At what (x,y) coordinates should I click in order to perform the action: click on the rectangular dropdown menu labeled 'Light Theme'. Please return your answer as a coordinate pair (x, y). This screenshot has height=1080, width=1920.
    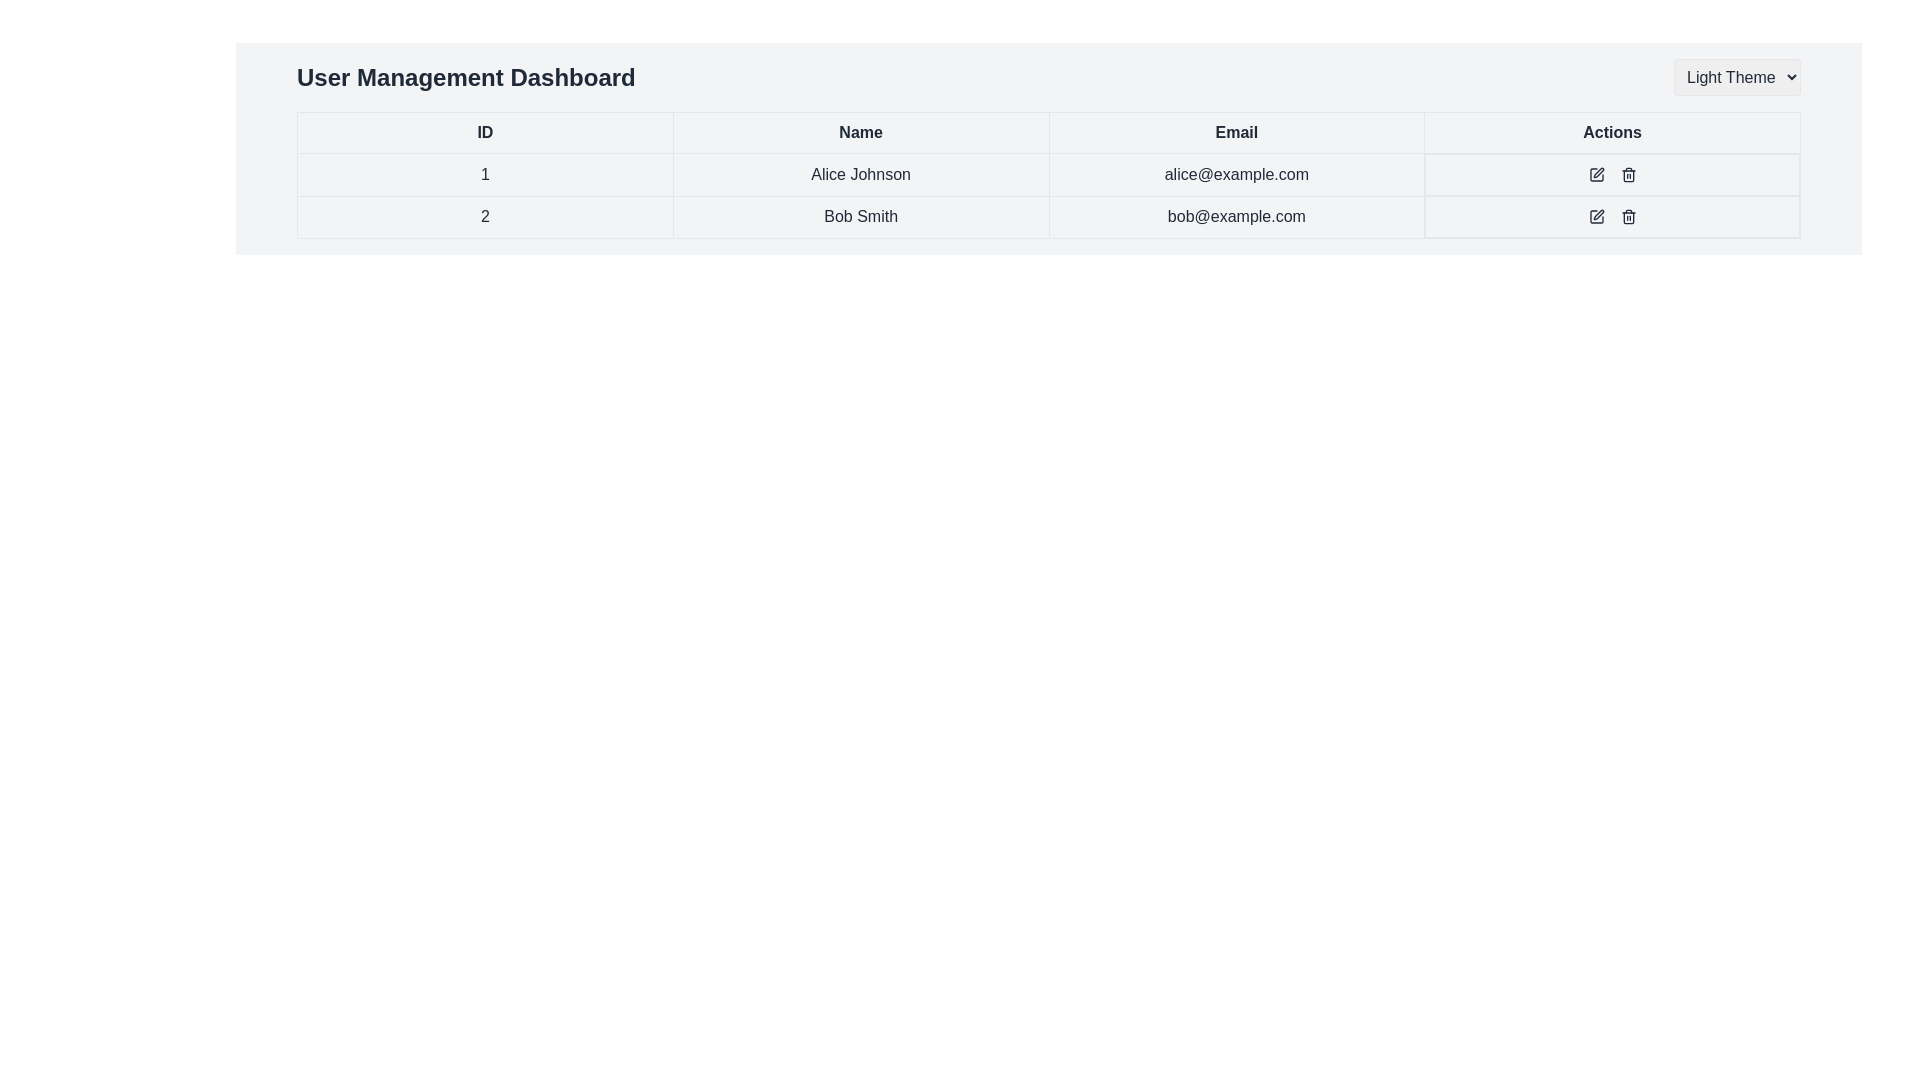
    Looking at the image, I should click on (1736, 76).